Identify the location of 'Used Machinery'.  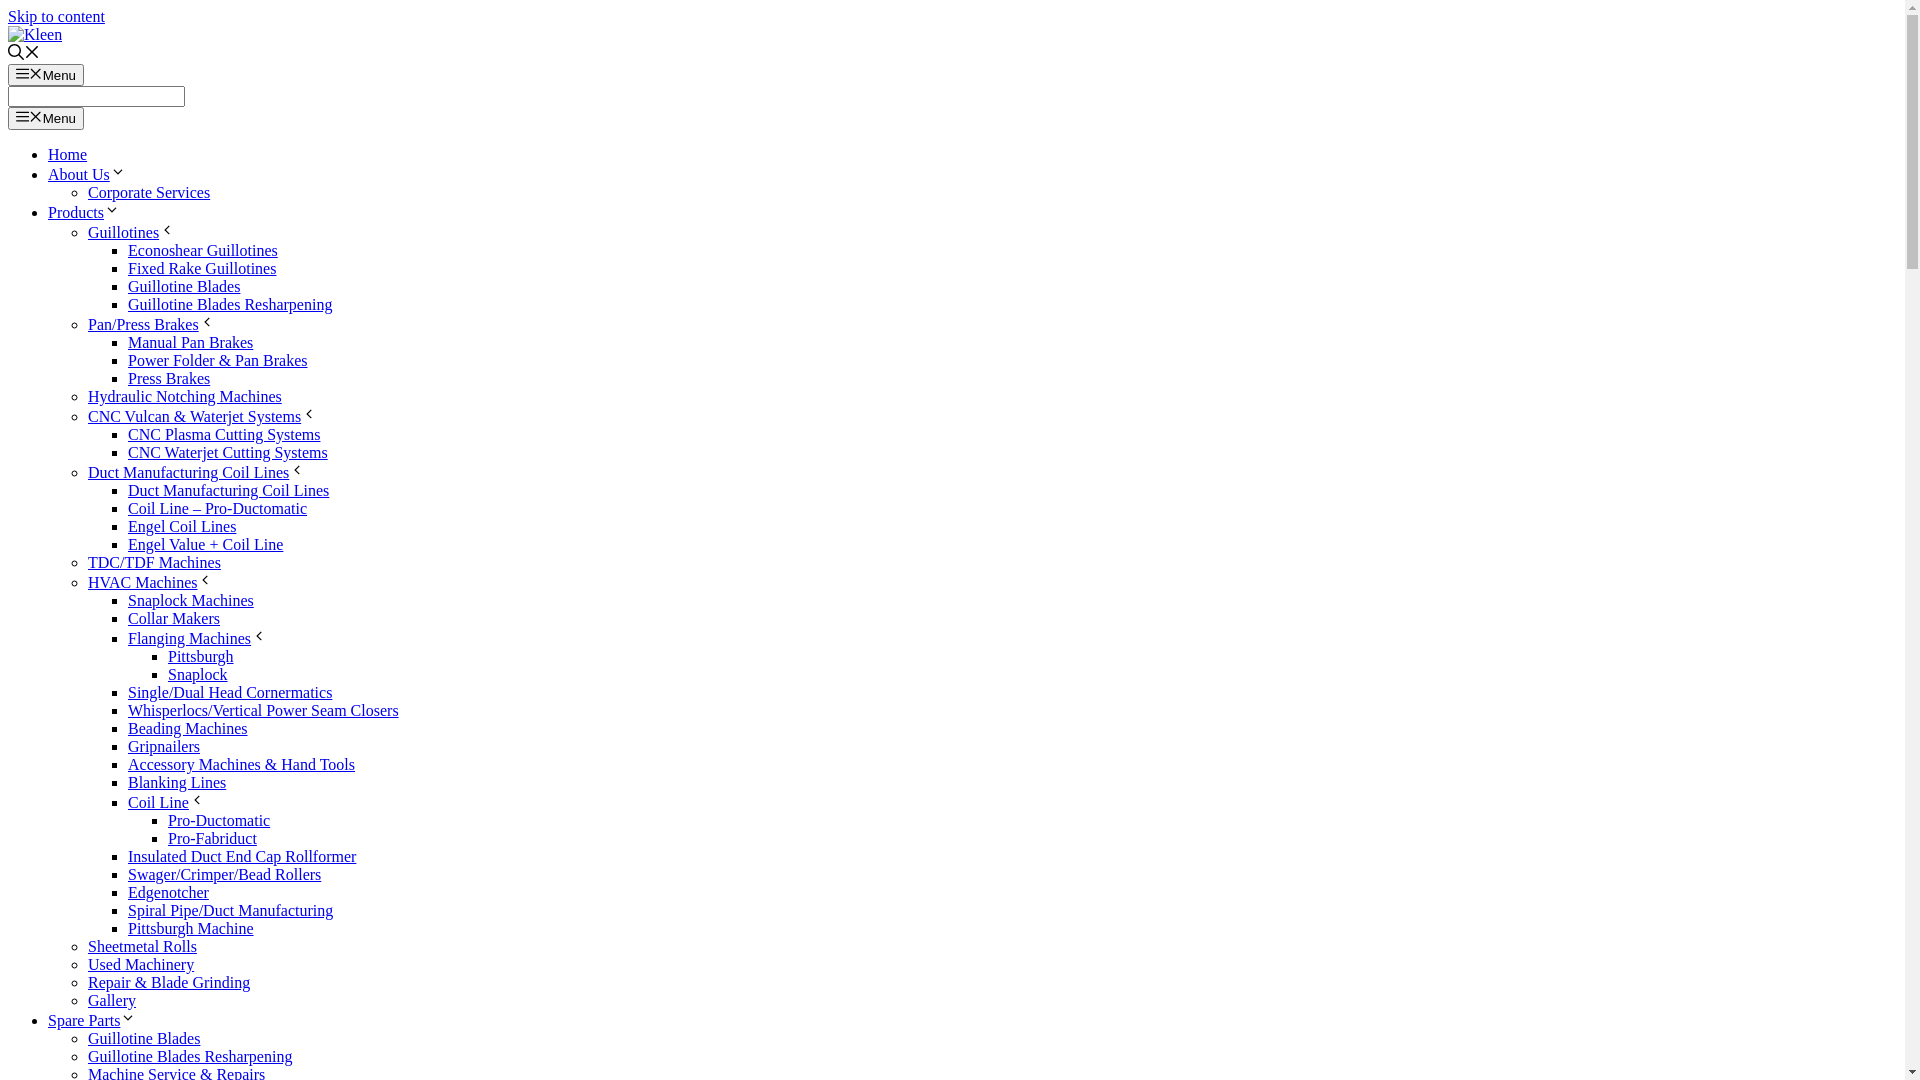
(139, 963).